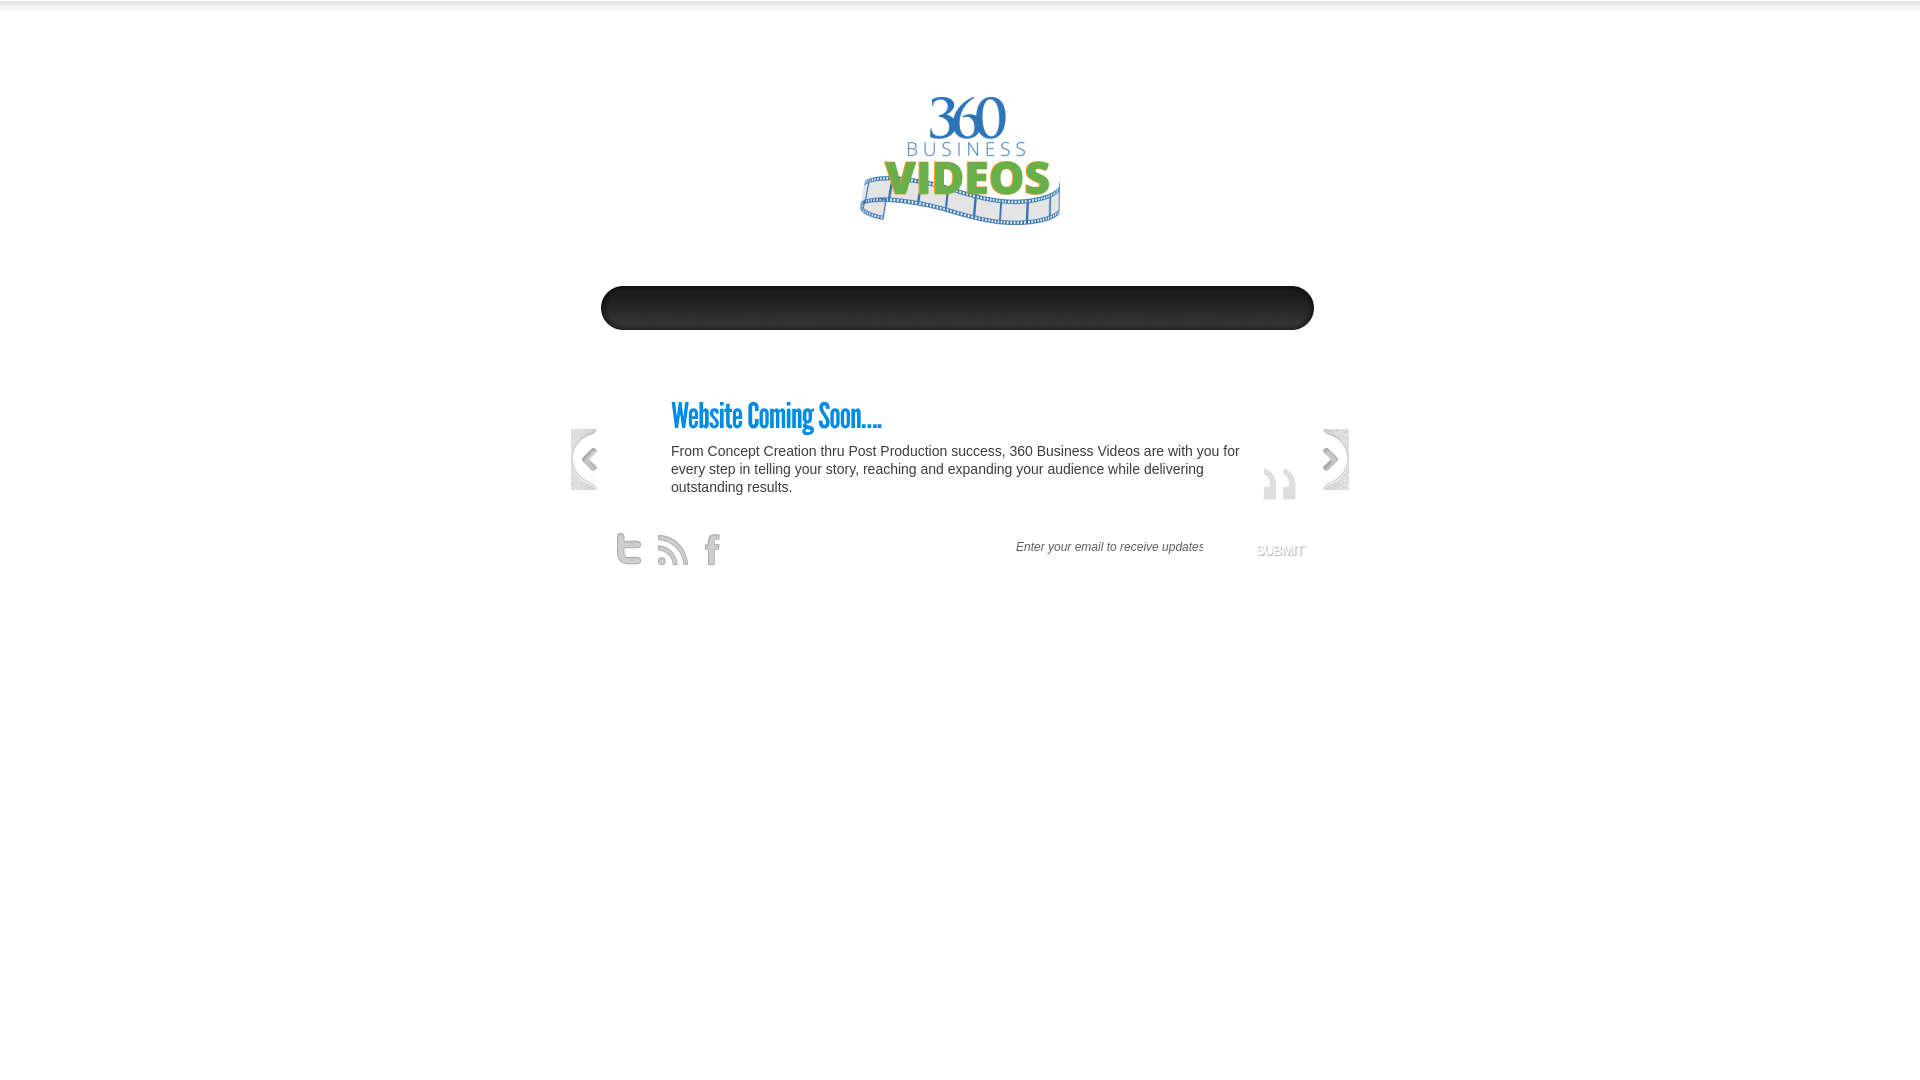 This screenshot has width=1920, height=1080. Describe the element at coordinates (583, 459) in the screenshot. I see `'Previous'` at that location.